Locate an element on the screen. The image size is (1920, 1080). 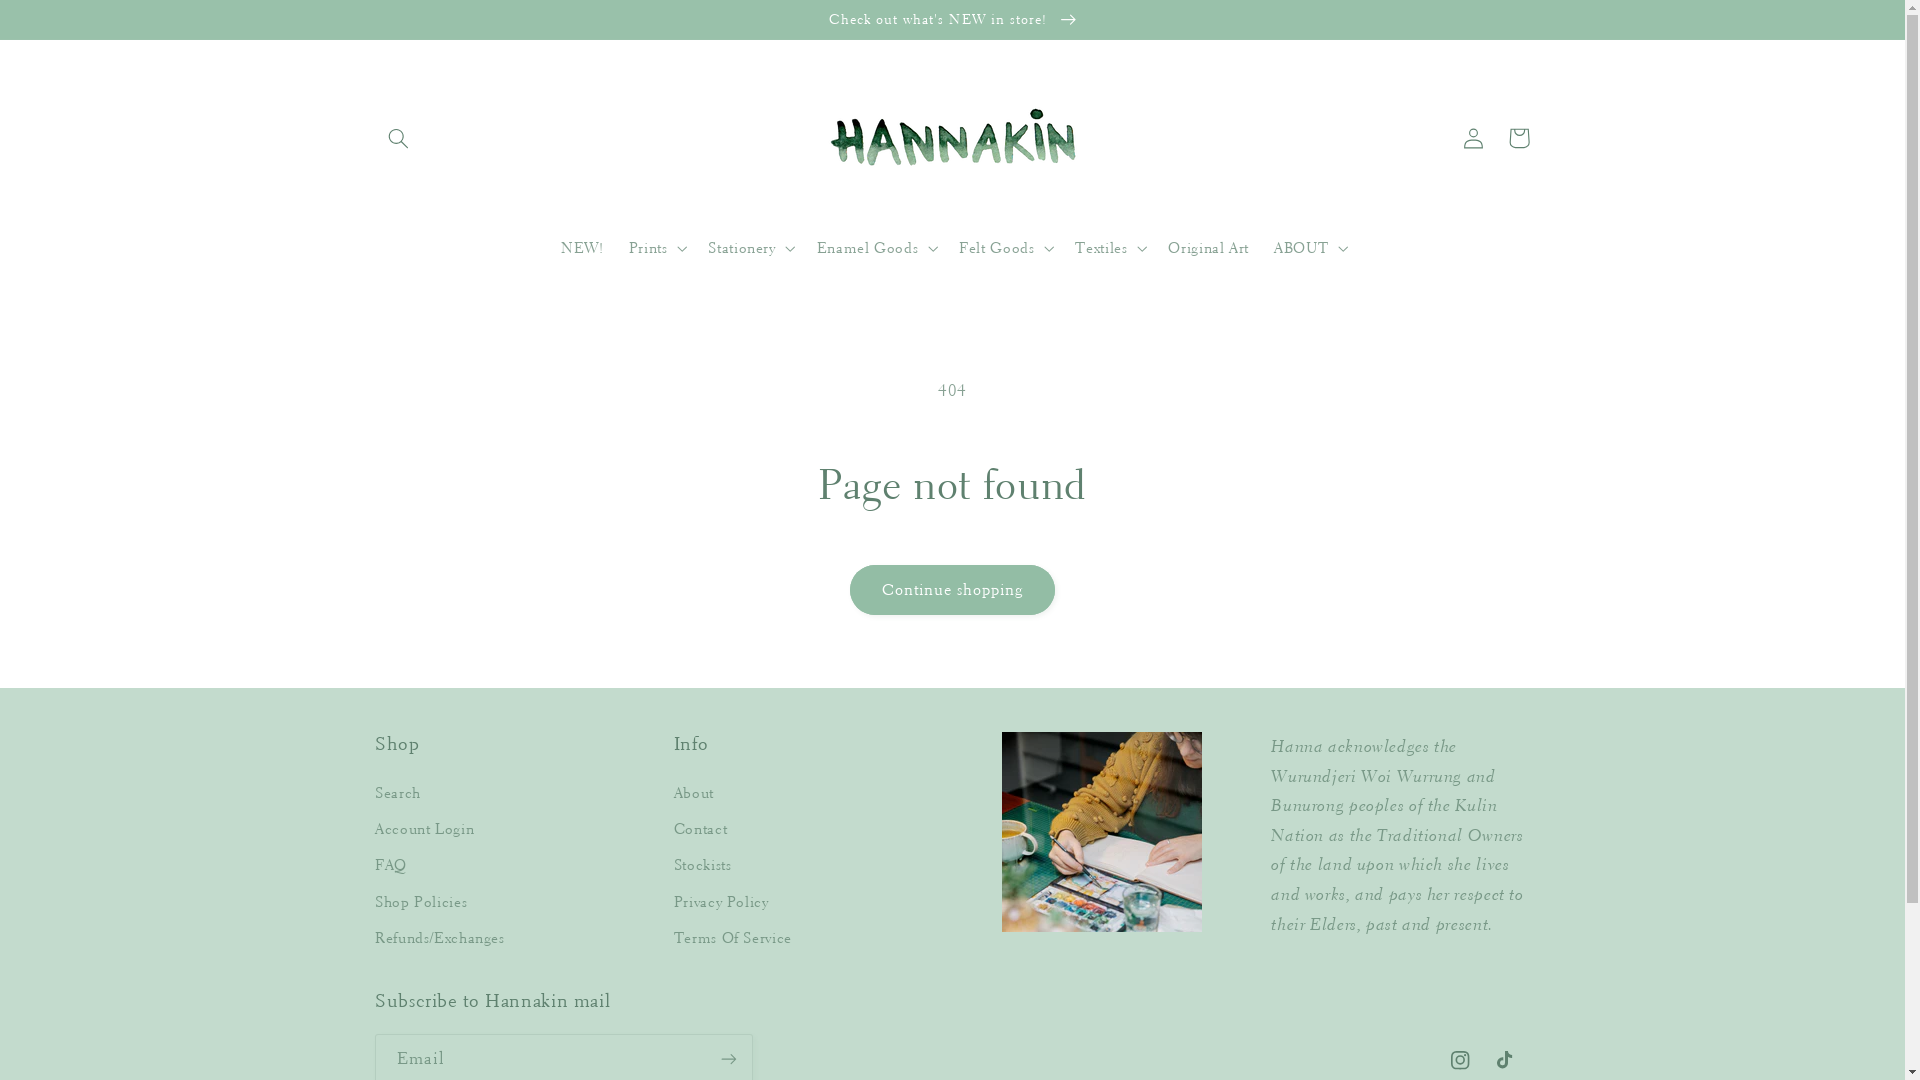
'Contact' is located at coordinates (673, 829).